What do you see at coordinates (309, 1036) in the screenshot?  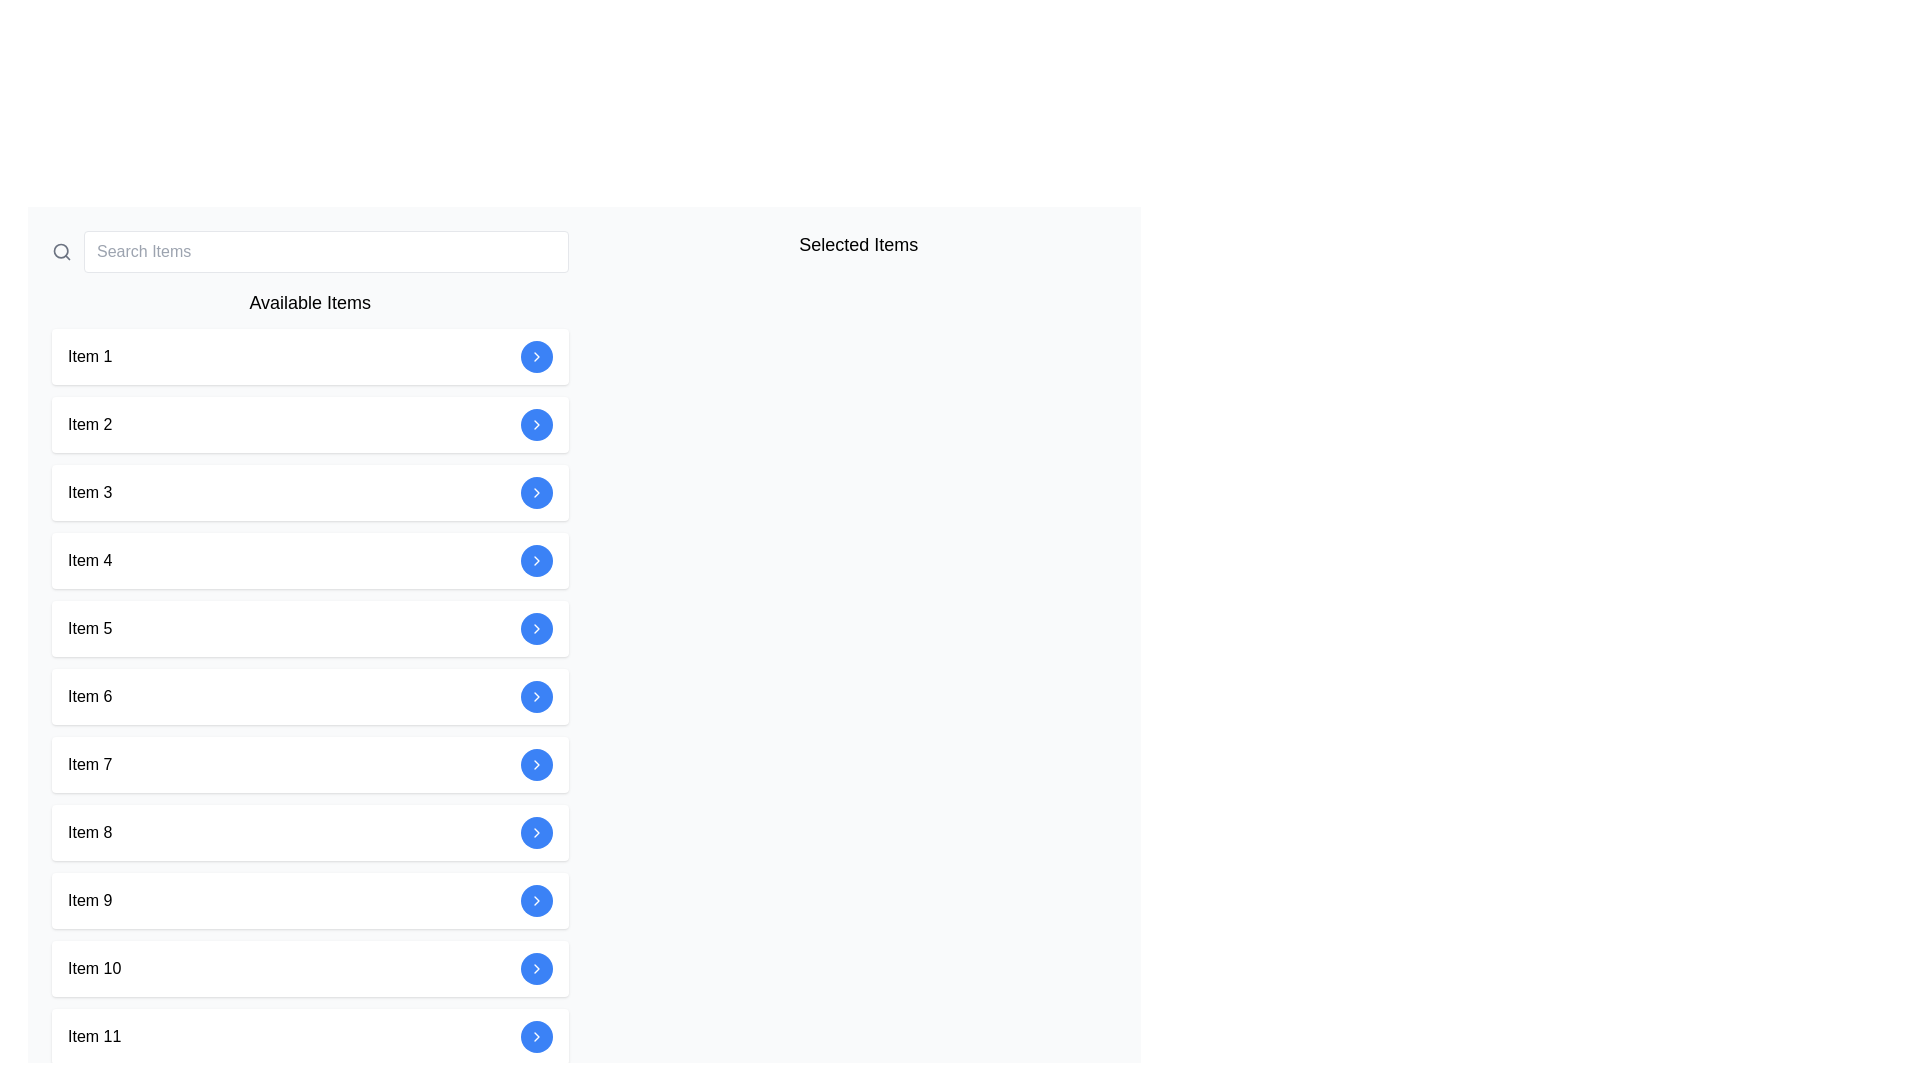 I see `the list item labeled 'Item 11' which features a blue circular button with an arrow symbol on the right side` at bounding box center [309, 1036].